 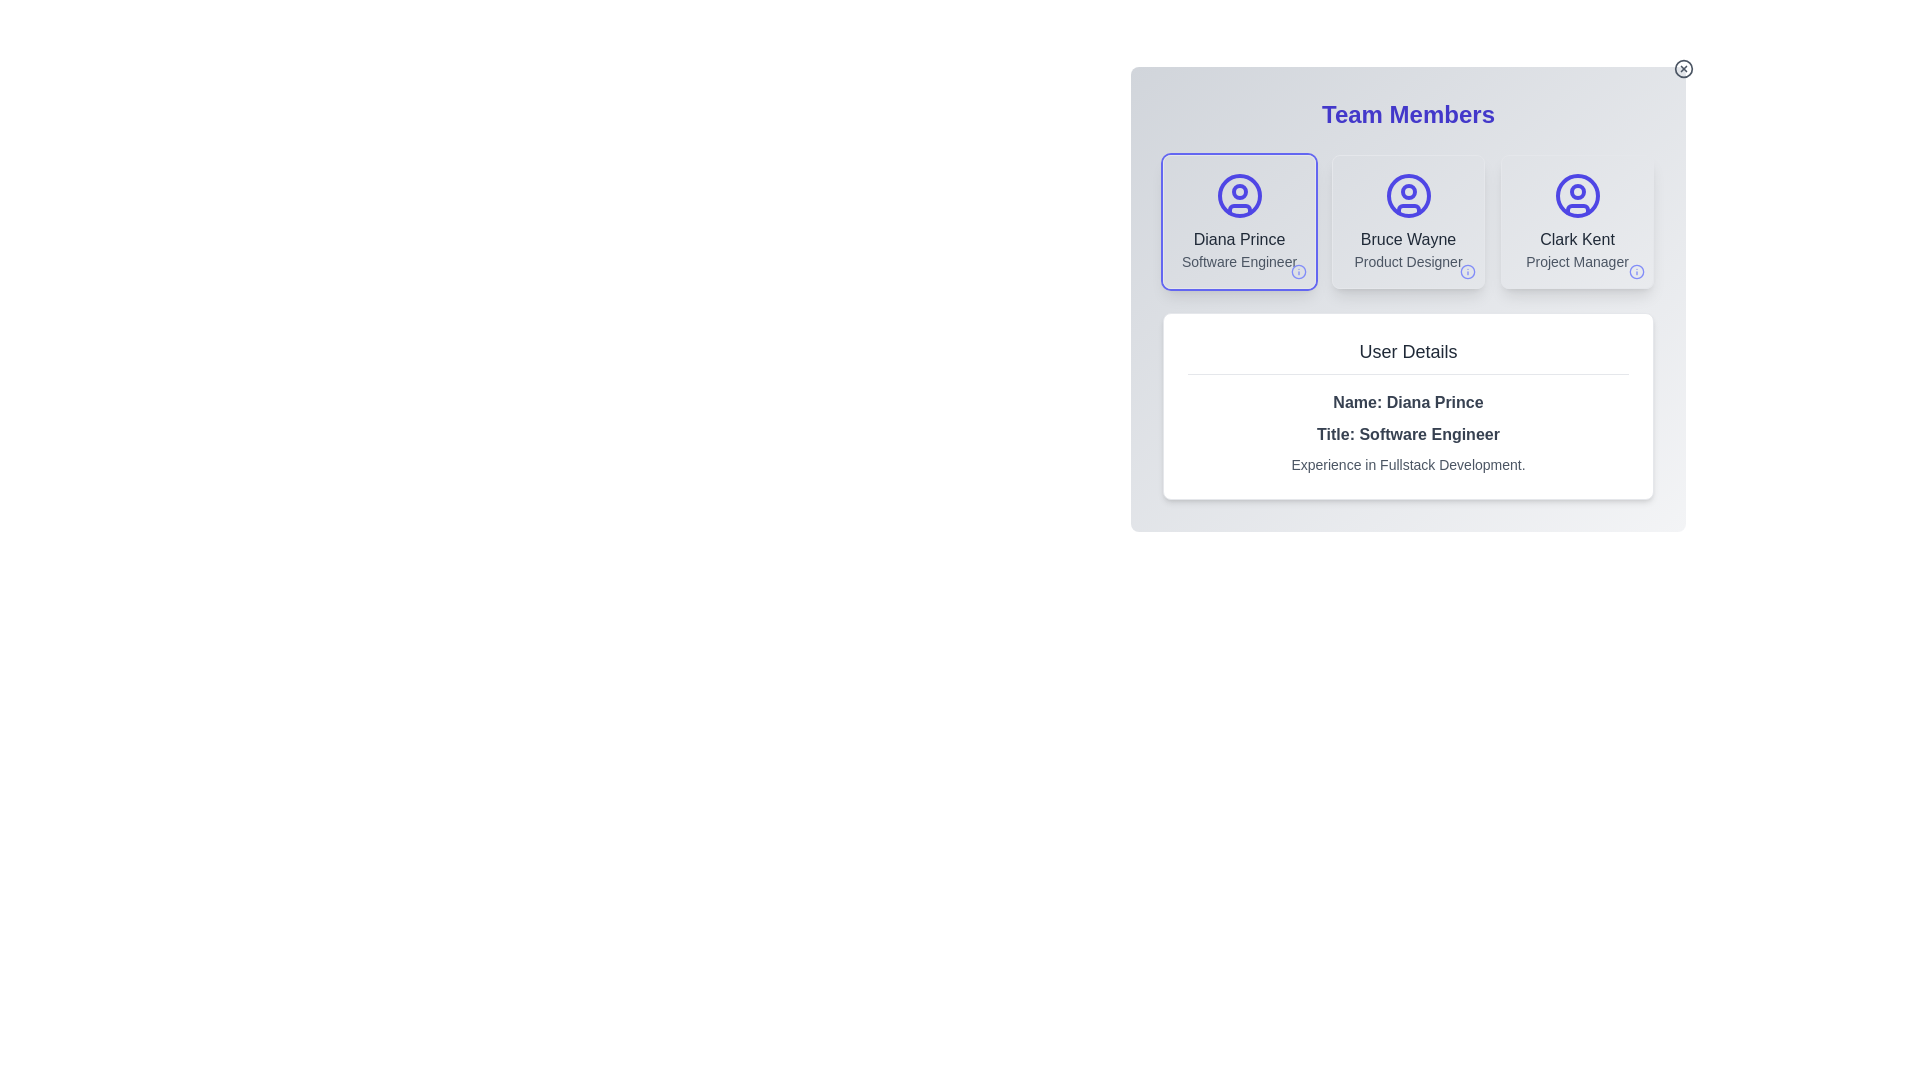 I want to click on the informational help icon located in the bottom-right corner of the card labeled 'Diana Prince Software Engineer' in the 'Team Members' section, so click(x=1299, y=272).